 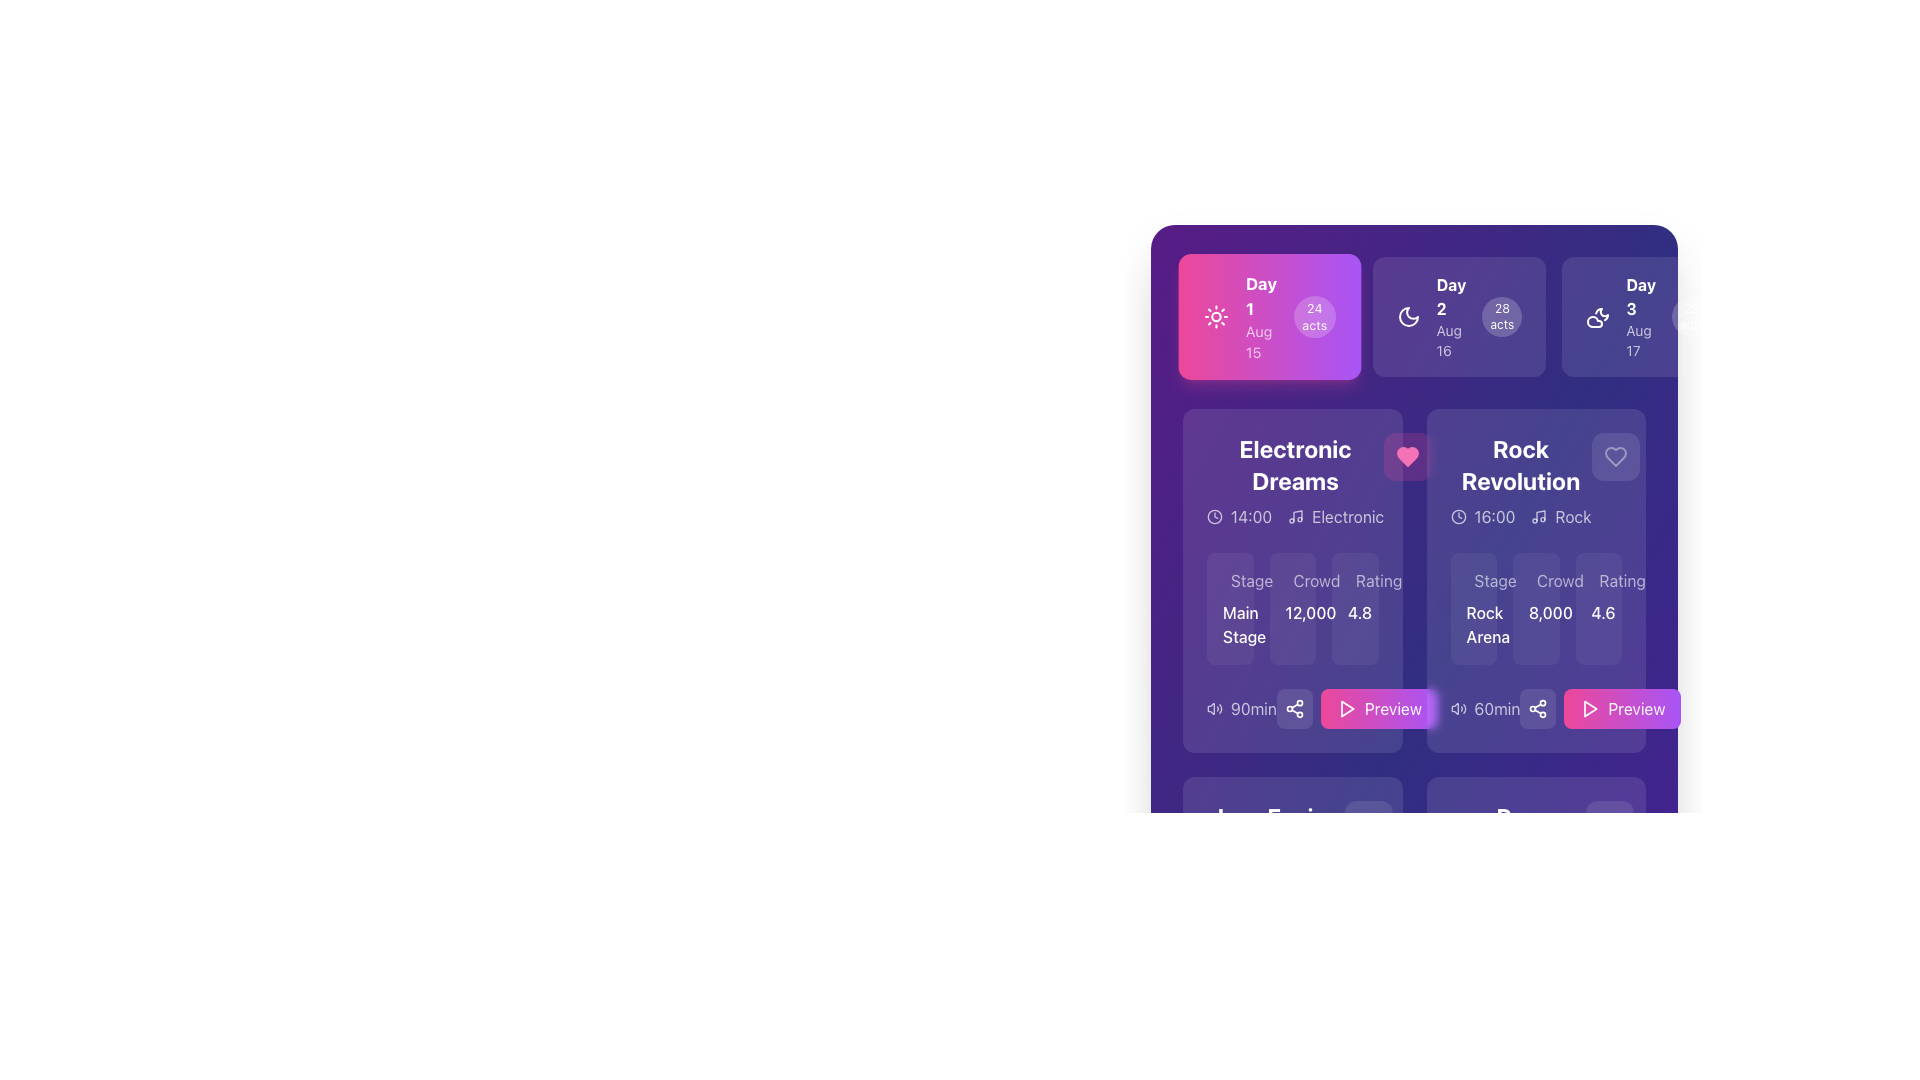 I want to click on the non-interactive text label displaying the time of the event 'Rock Revolution', located beneath the title 'Rock Revolution' in the right card of the two-column layout, so click(x=1494, y=515).